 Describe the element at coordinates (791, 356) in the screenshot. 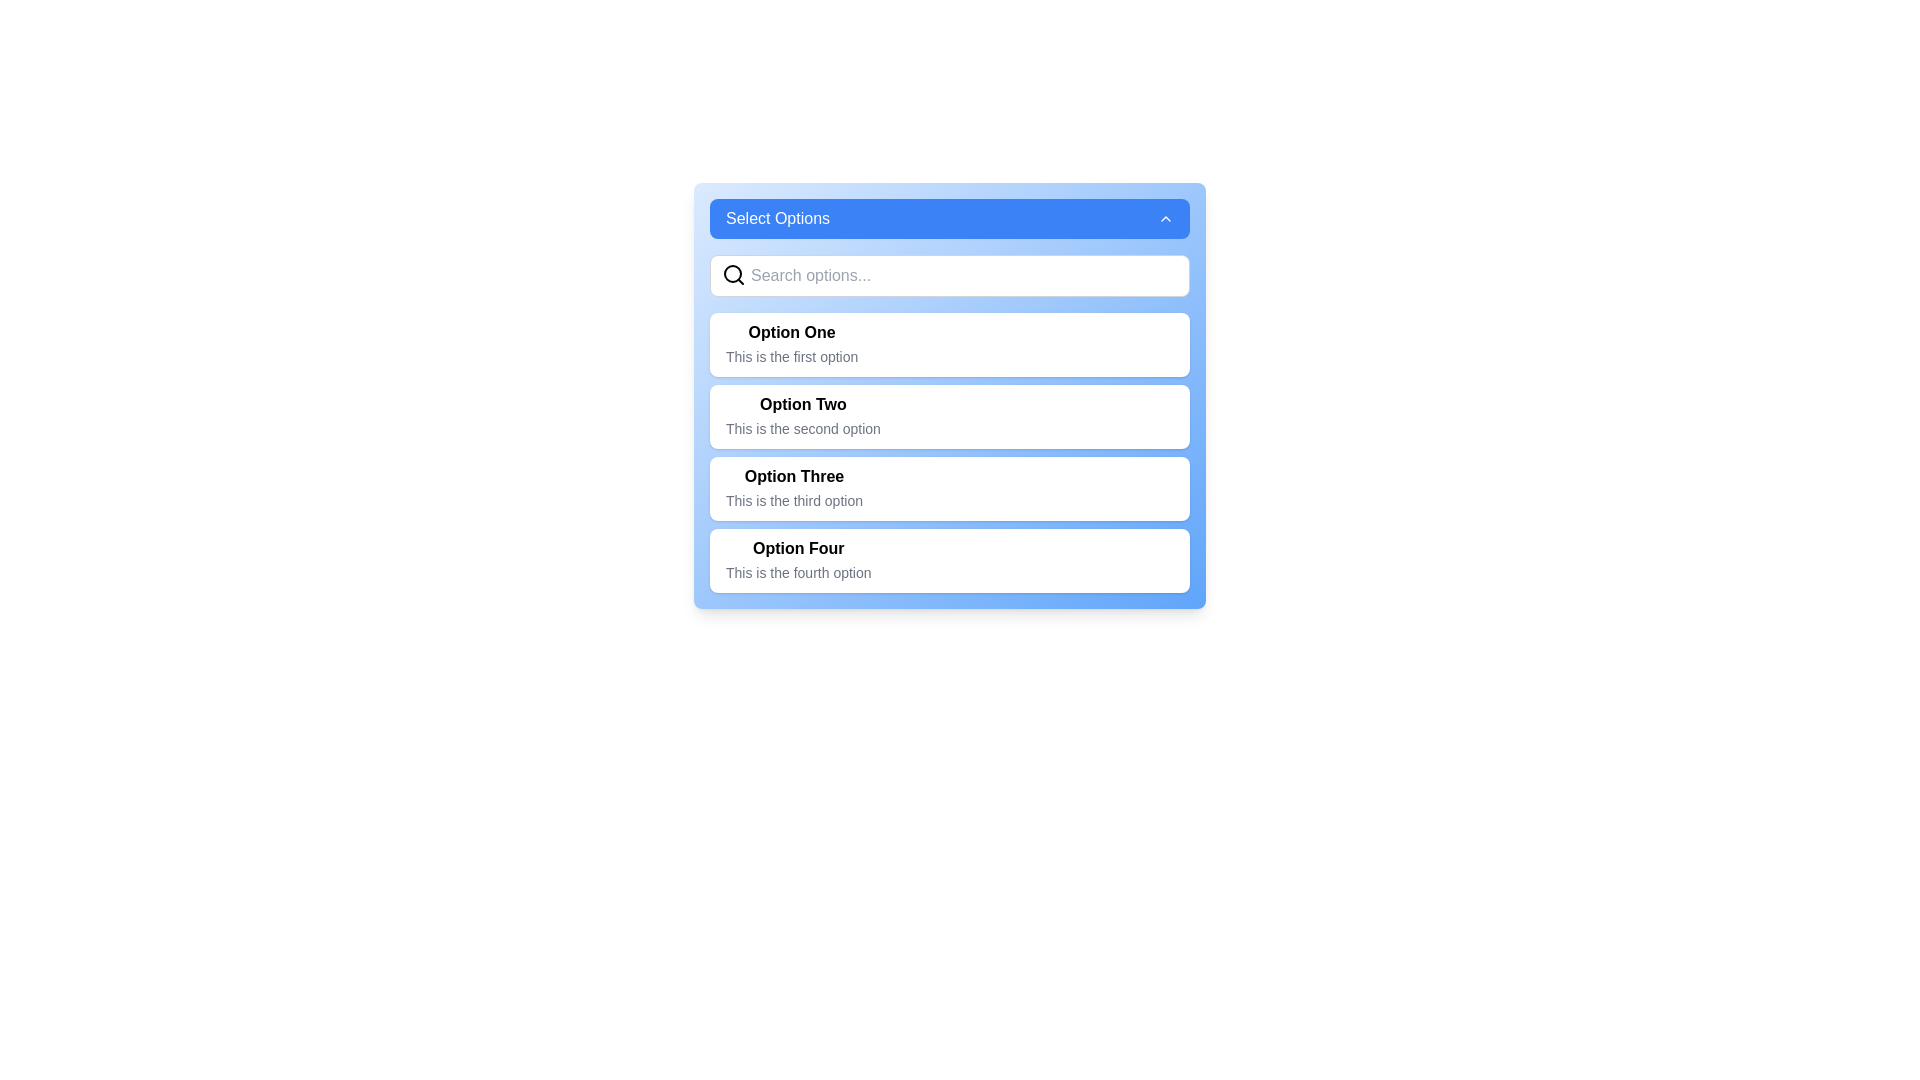

I see `the Text component that provides additional descriptive information for the 'Option One' selection, located directly below the title 'Option One' in the dropdown menu` at that location.